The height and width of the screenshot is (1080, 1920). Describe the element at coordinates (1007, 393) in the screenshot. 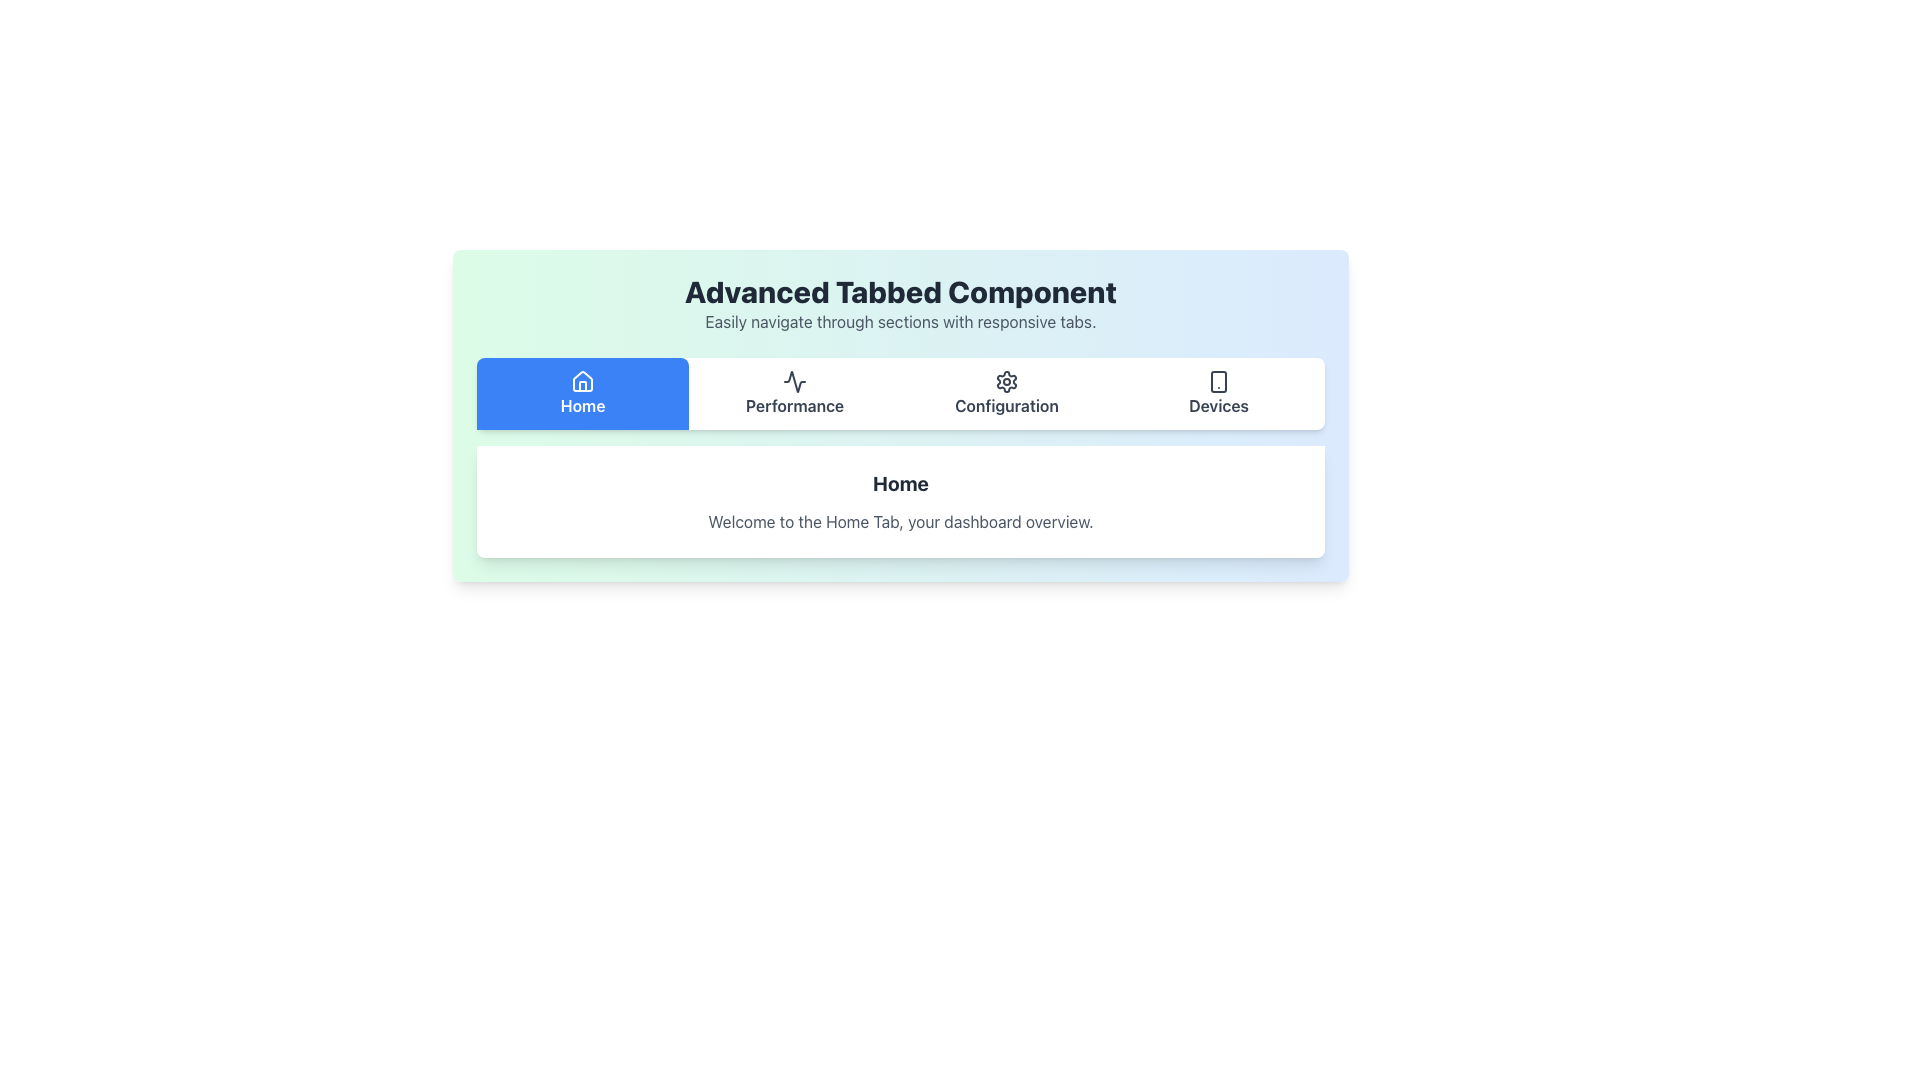

I see `the third Navigation Tab that serves as the entry point to the Configuration section for more details` at that location.